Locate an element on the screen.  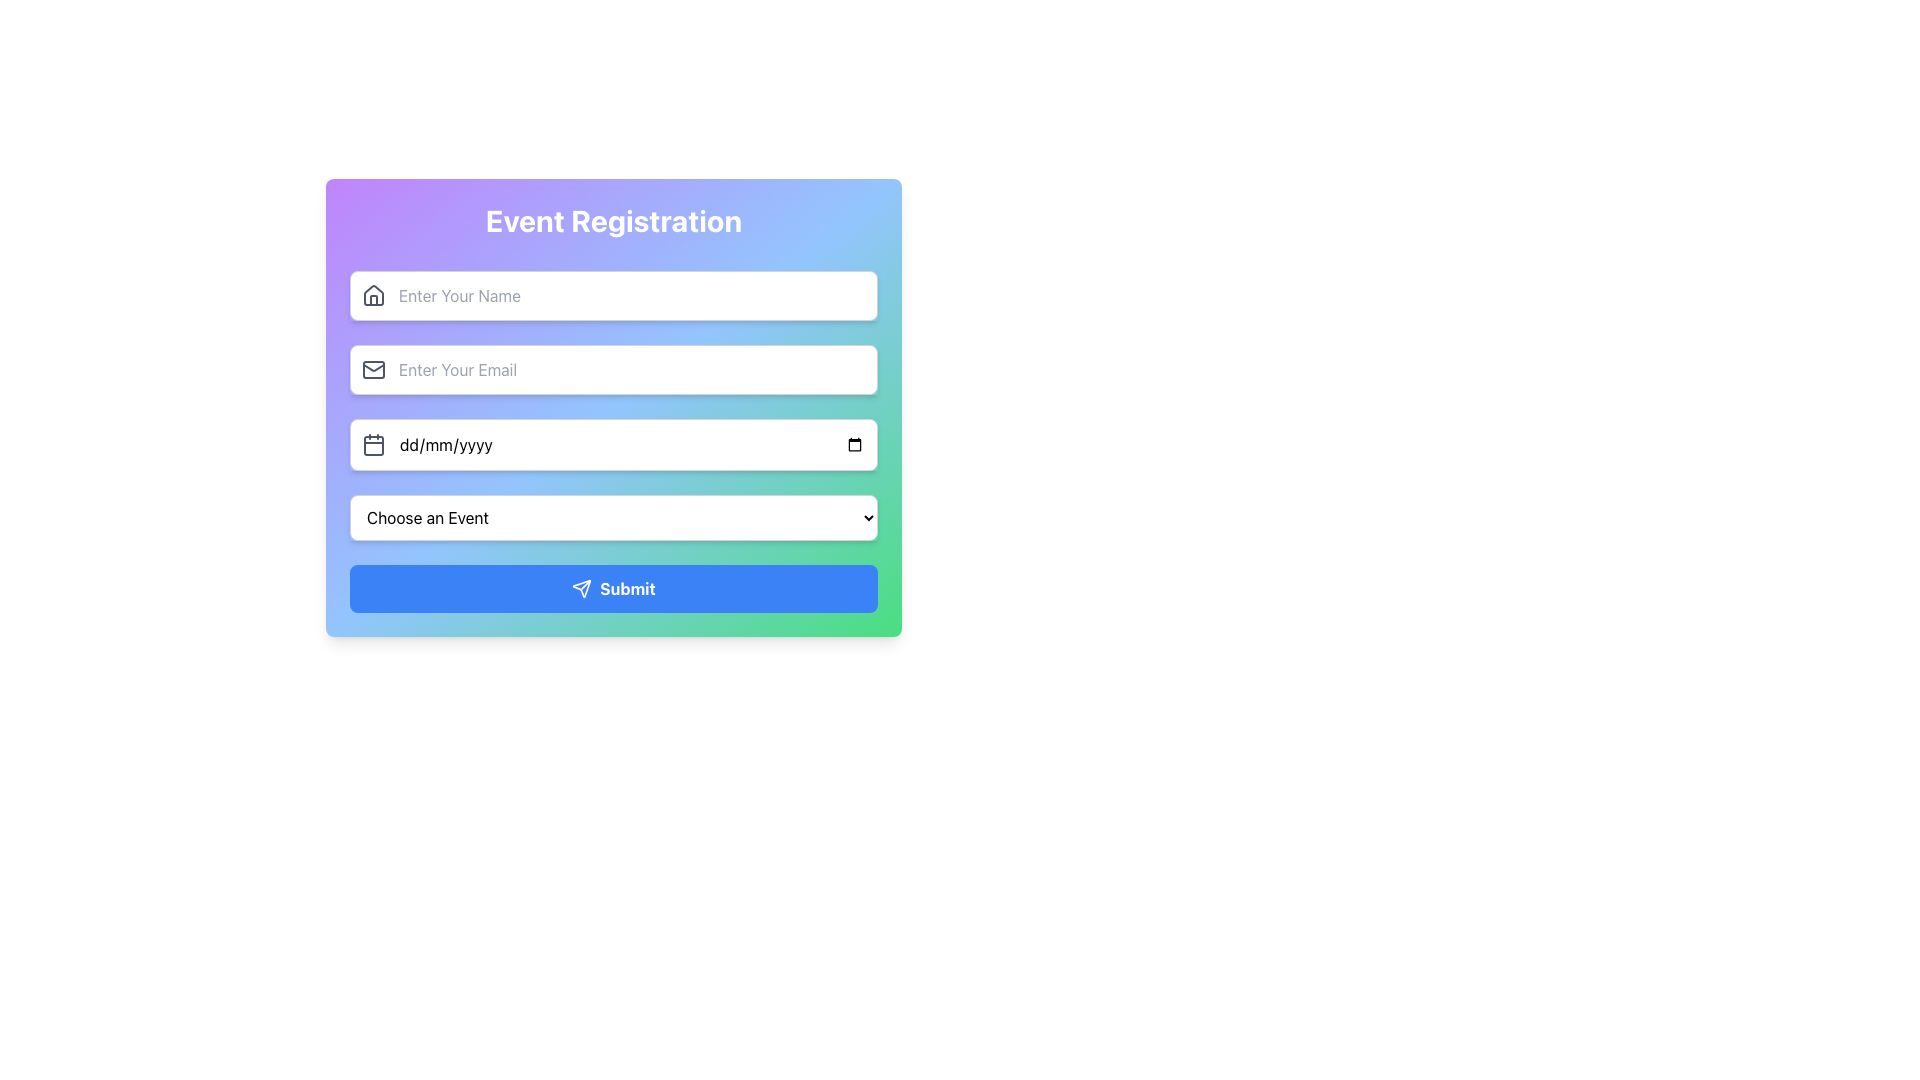
the 'Submit' button located at the bottom of the 'Event Registration' form is located at coordinates (613, 588).